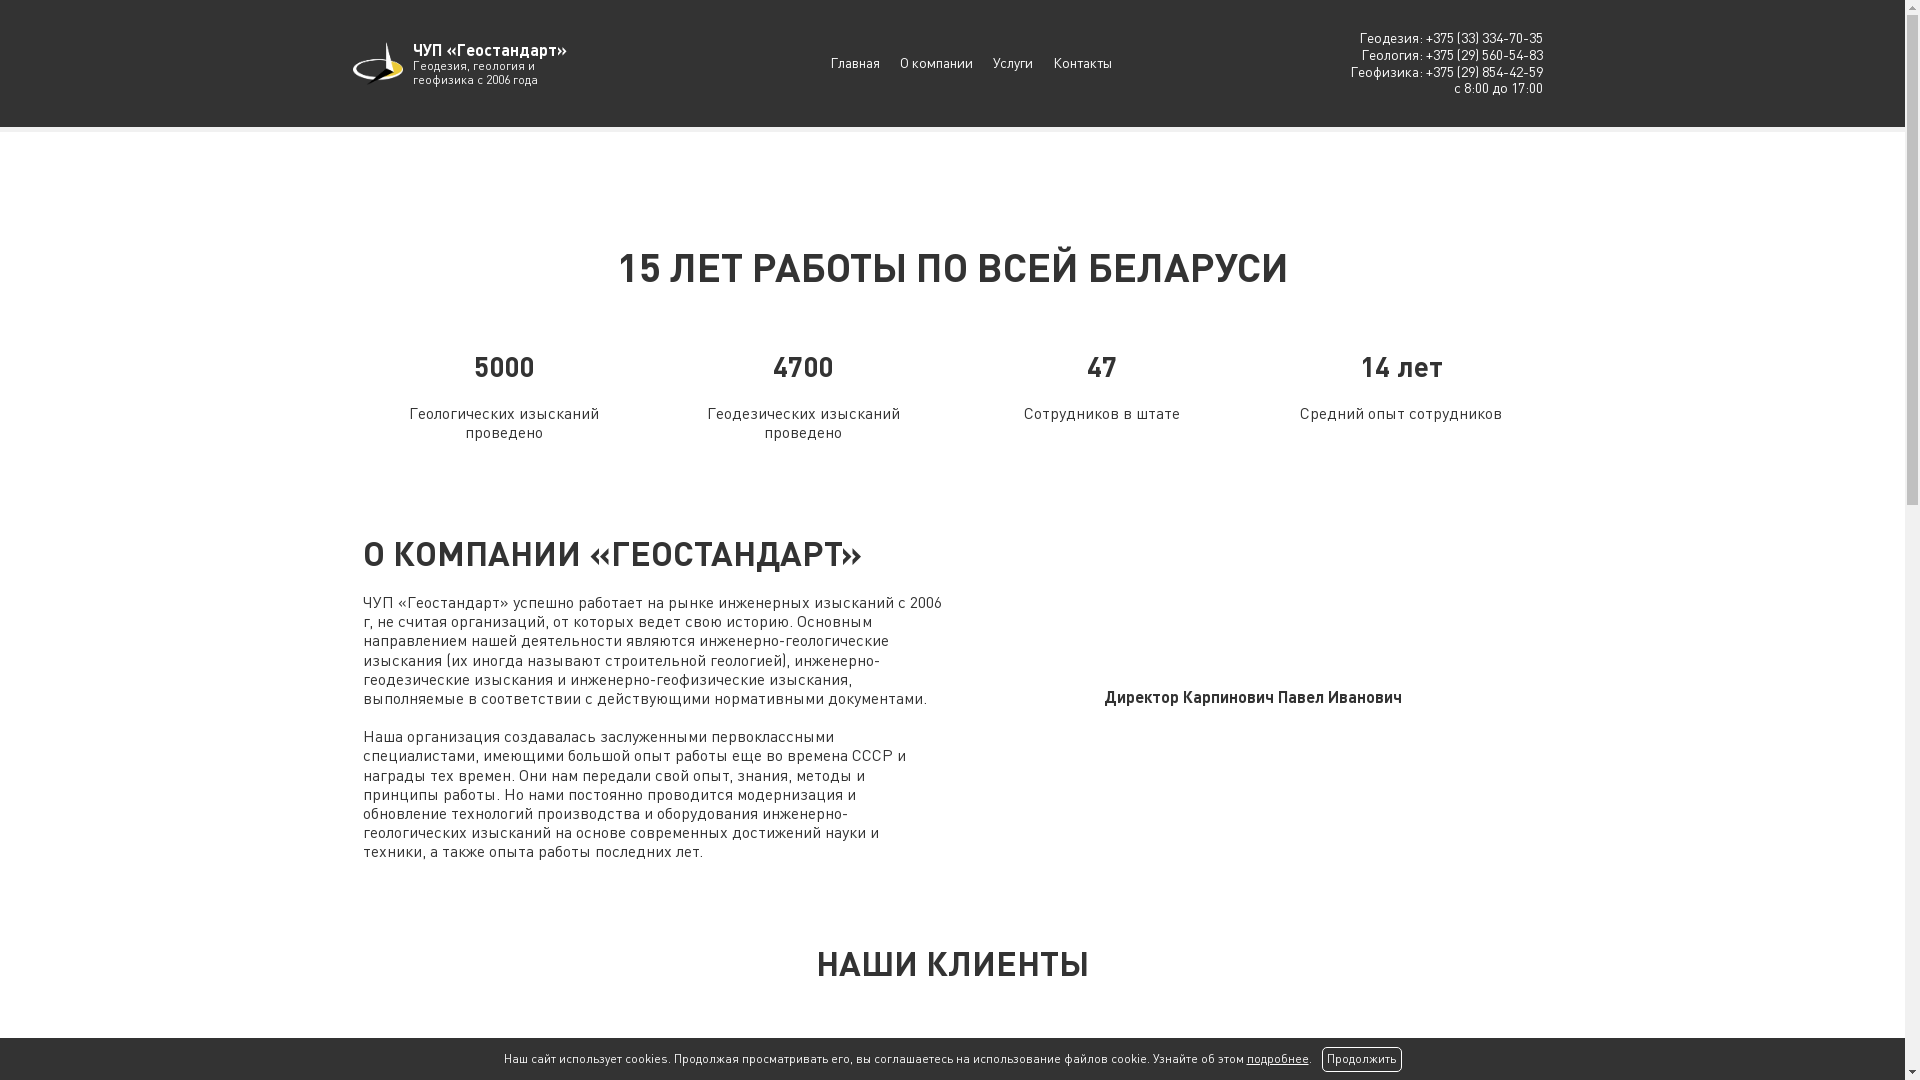 The height and width of the screenshot is (1080, 1920). Describe the element at coordinates (1484, 37) in the screenshot. I see `'+375 (33) 334-70-35'` at that location.